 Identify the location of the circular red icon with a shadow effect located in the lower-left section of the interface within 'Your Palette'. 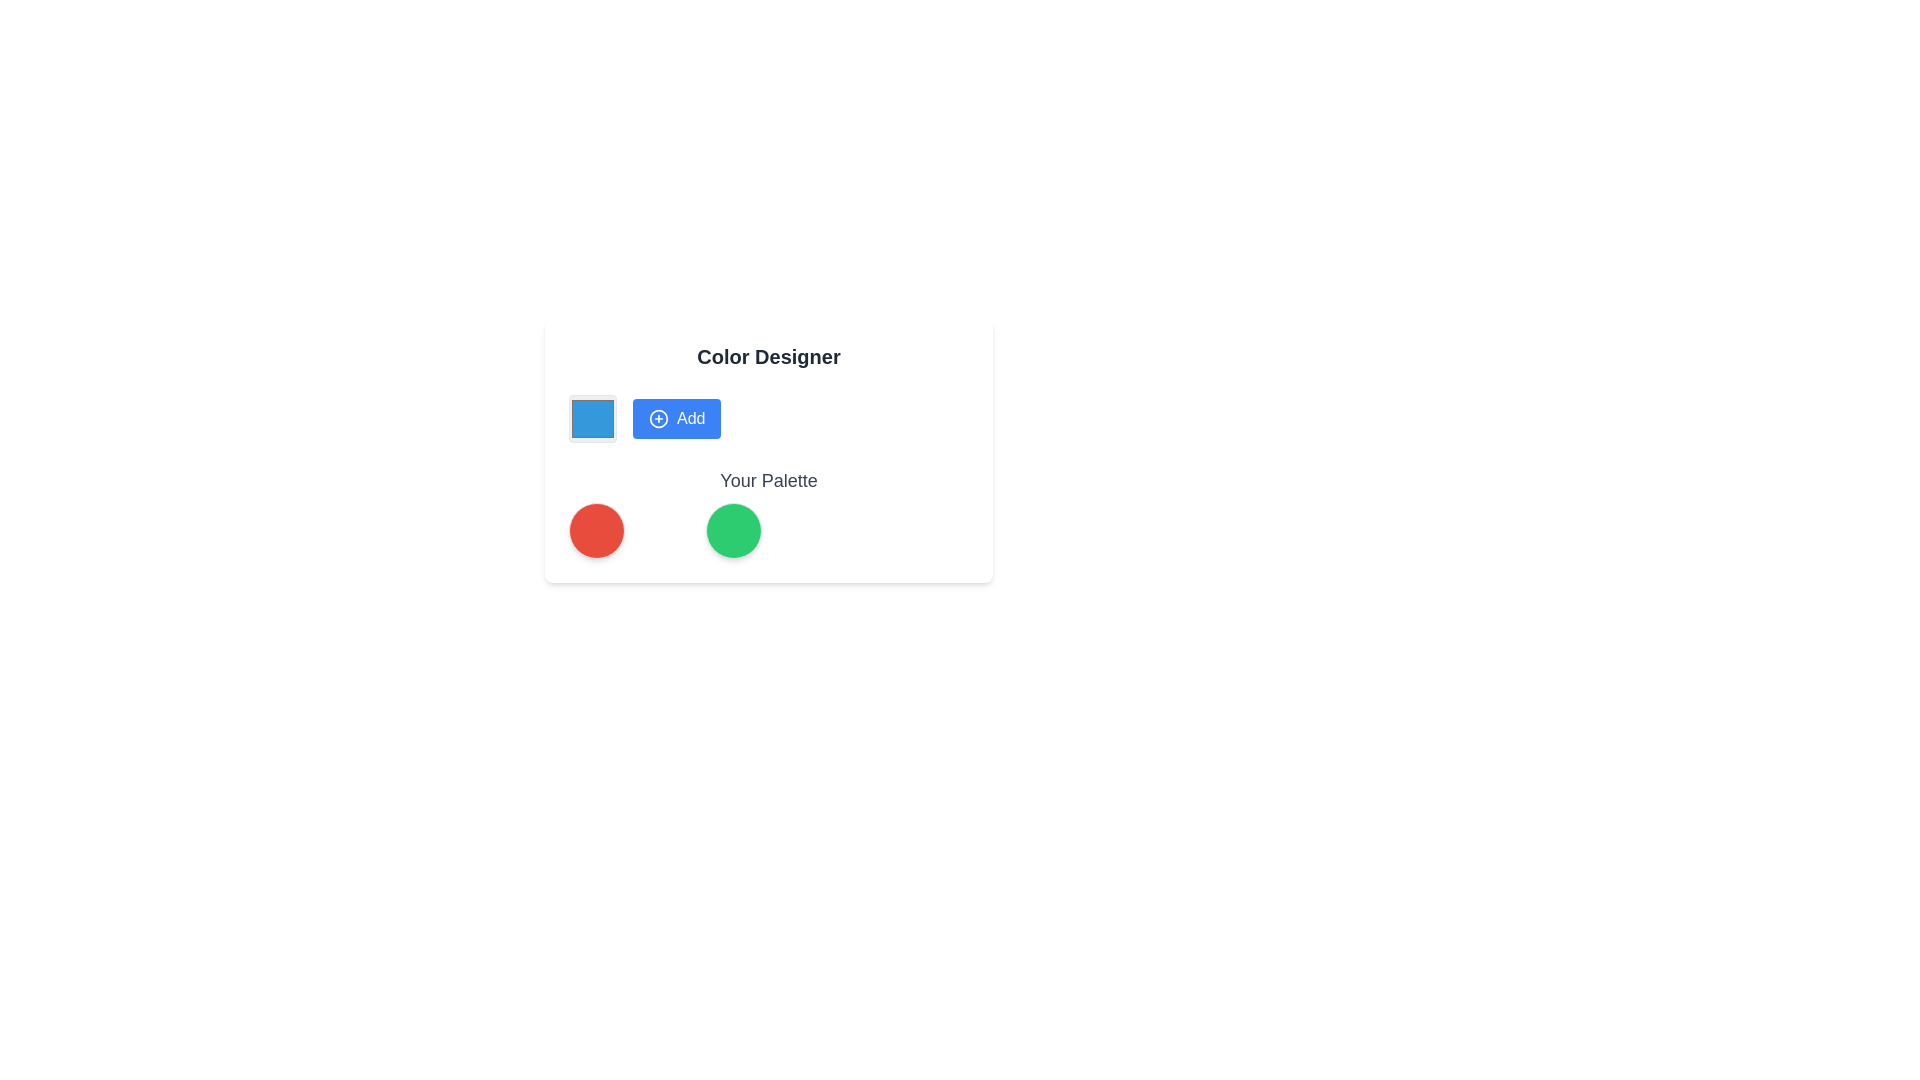
(595, 530).